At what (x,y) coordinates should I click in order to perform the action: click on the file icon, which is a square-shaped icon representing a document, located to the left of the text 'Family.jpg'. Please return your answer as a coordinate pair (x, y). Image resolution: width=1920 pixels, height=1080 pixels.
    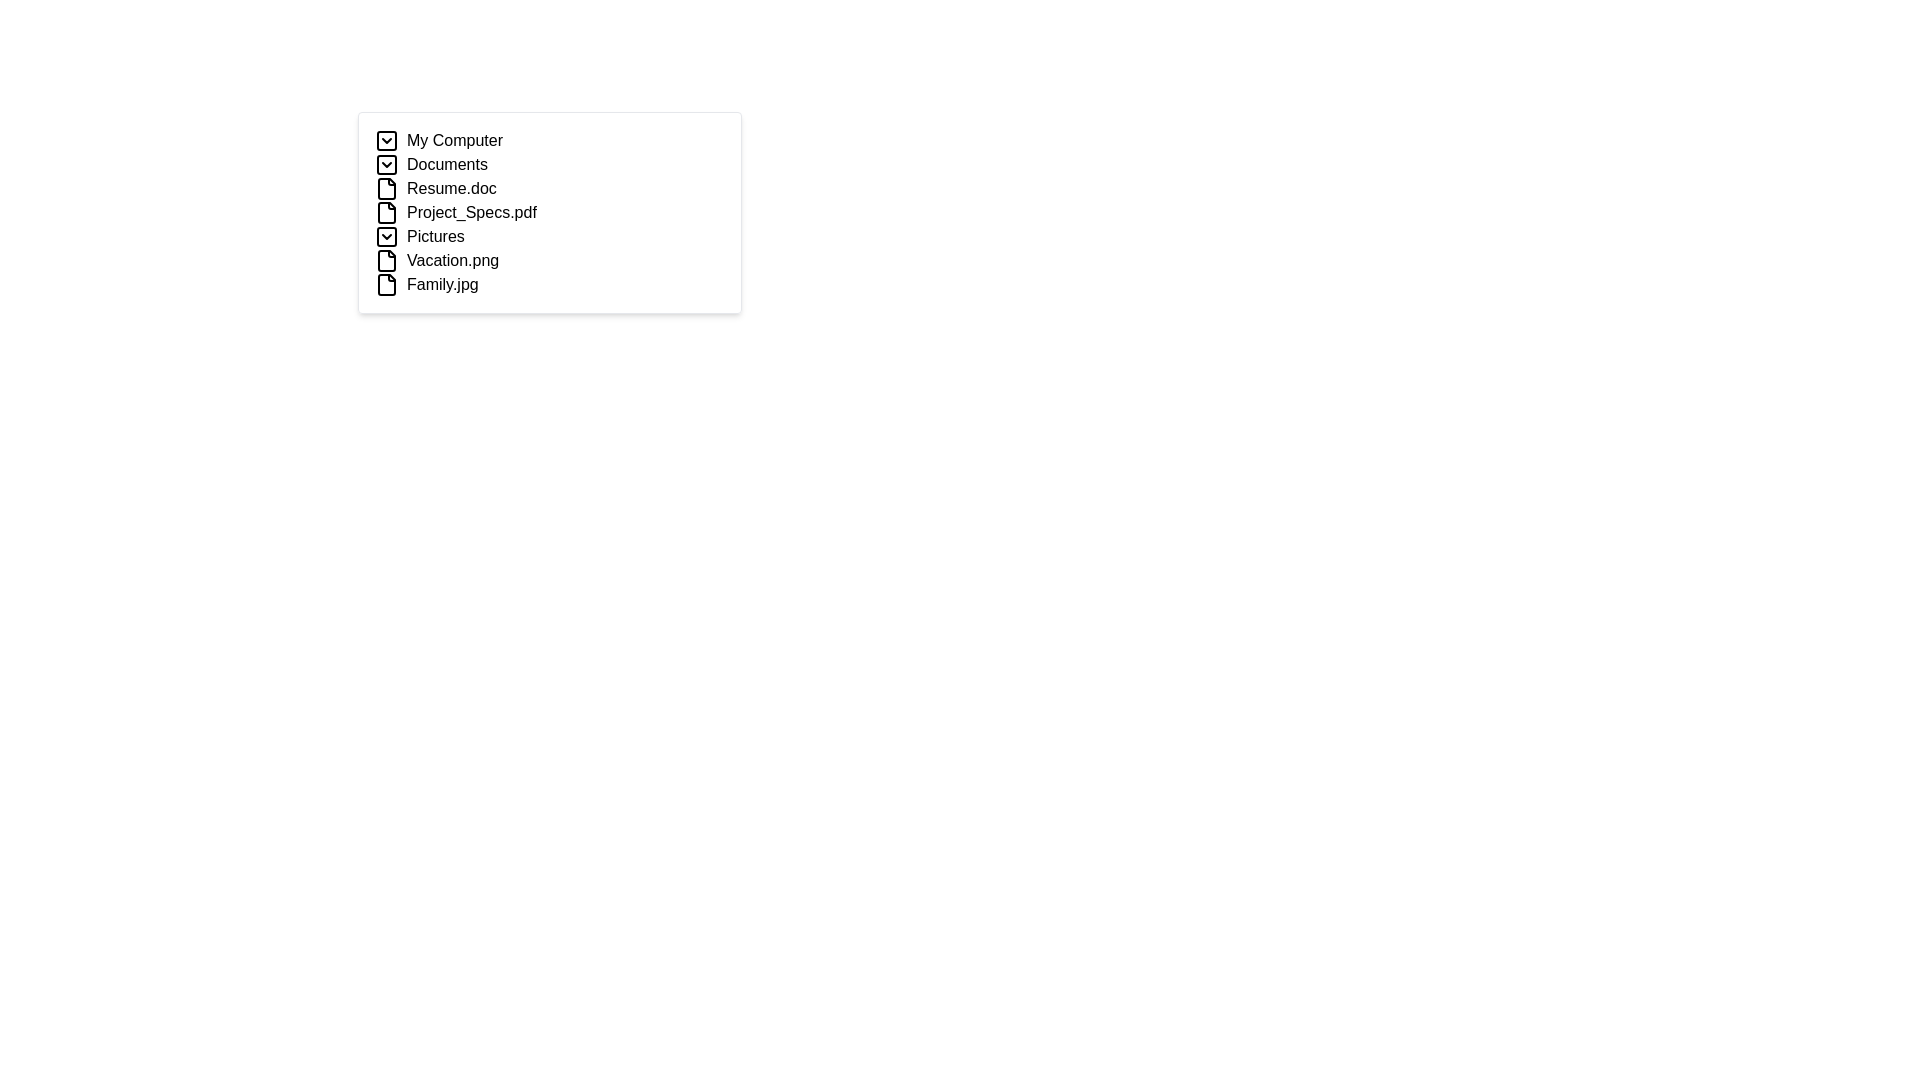
    Looking at the image, I should click on (387, 285).